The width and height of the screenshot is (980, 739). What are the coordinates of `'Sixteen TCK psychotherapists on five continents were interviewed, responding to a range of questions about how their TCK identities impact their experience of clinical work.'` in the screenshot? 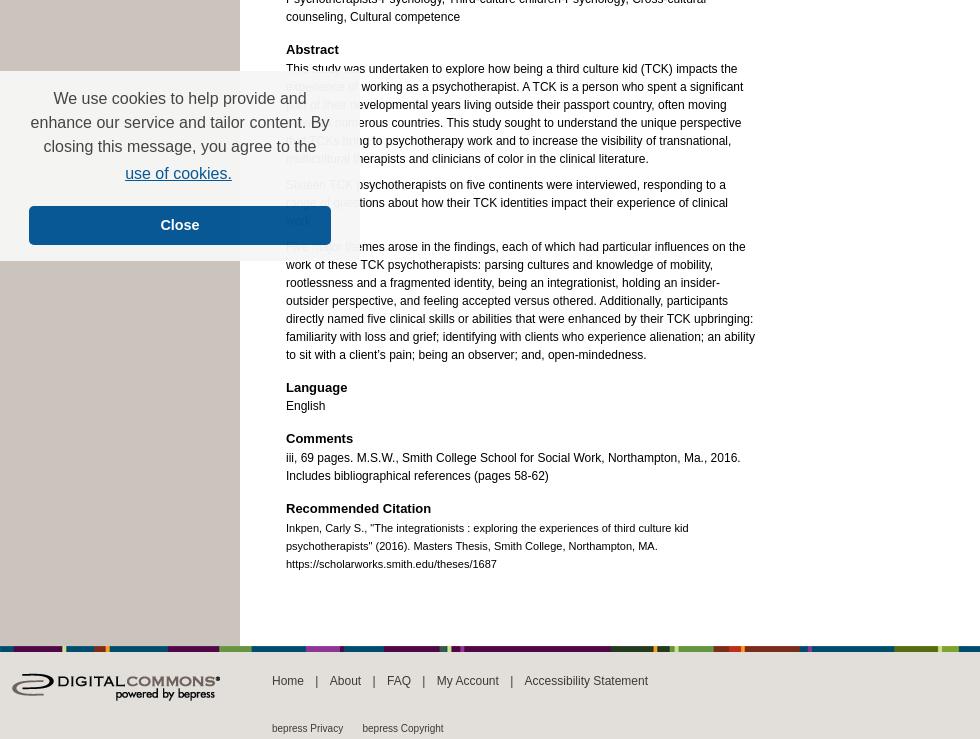 It's located at (506, 201).